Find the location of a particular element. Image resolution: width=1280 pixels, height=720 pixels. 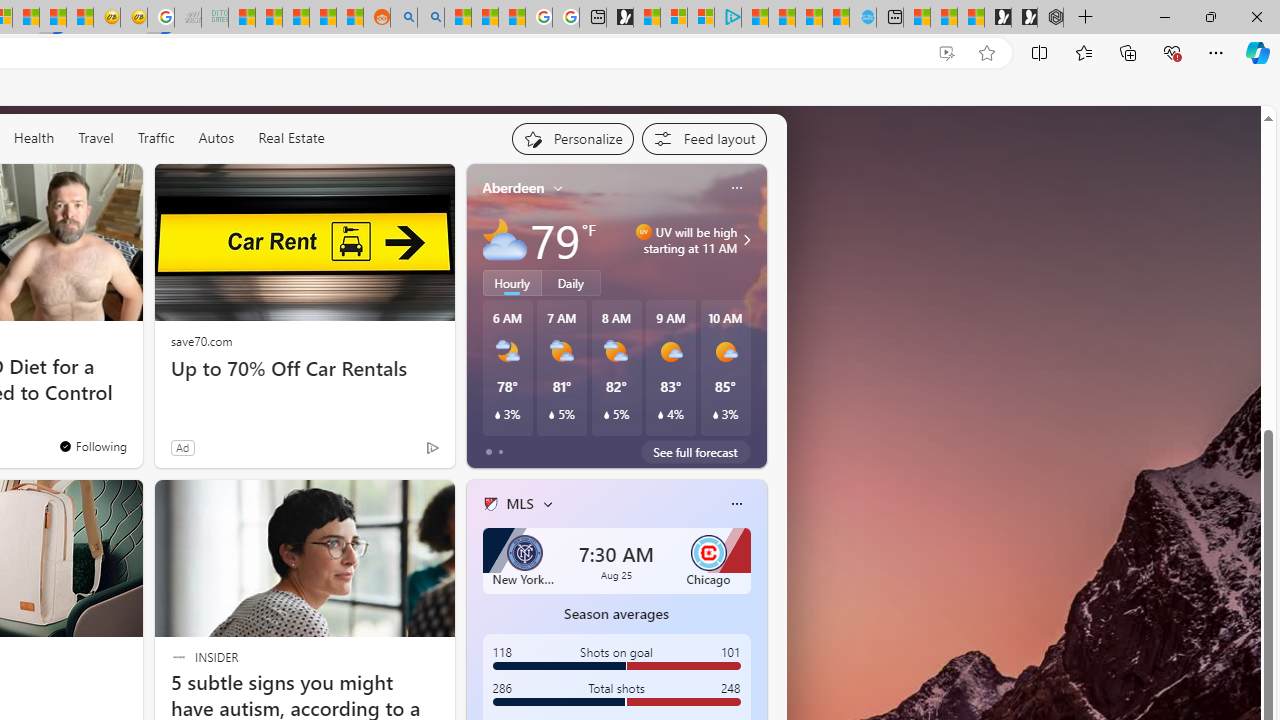

'Aberdeen' is located at coordinates (513, 188).